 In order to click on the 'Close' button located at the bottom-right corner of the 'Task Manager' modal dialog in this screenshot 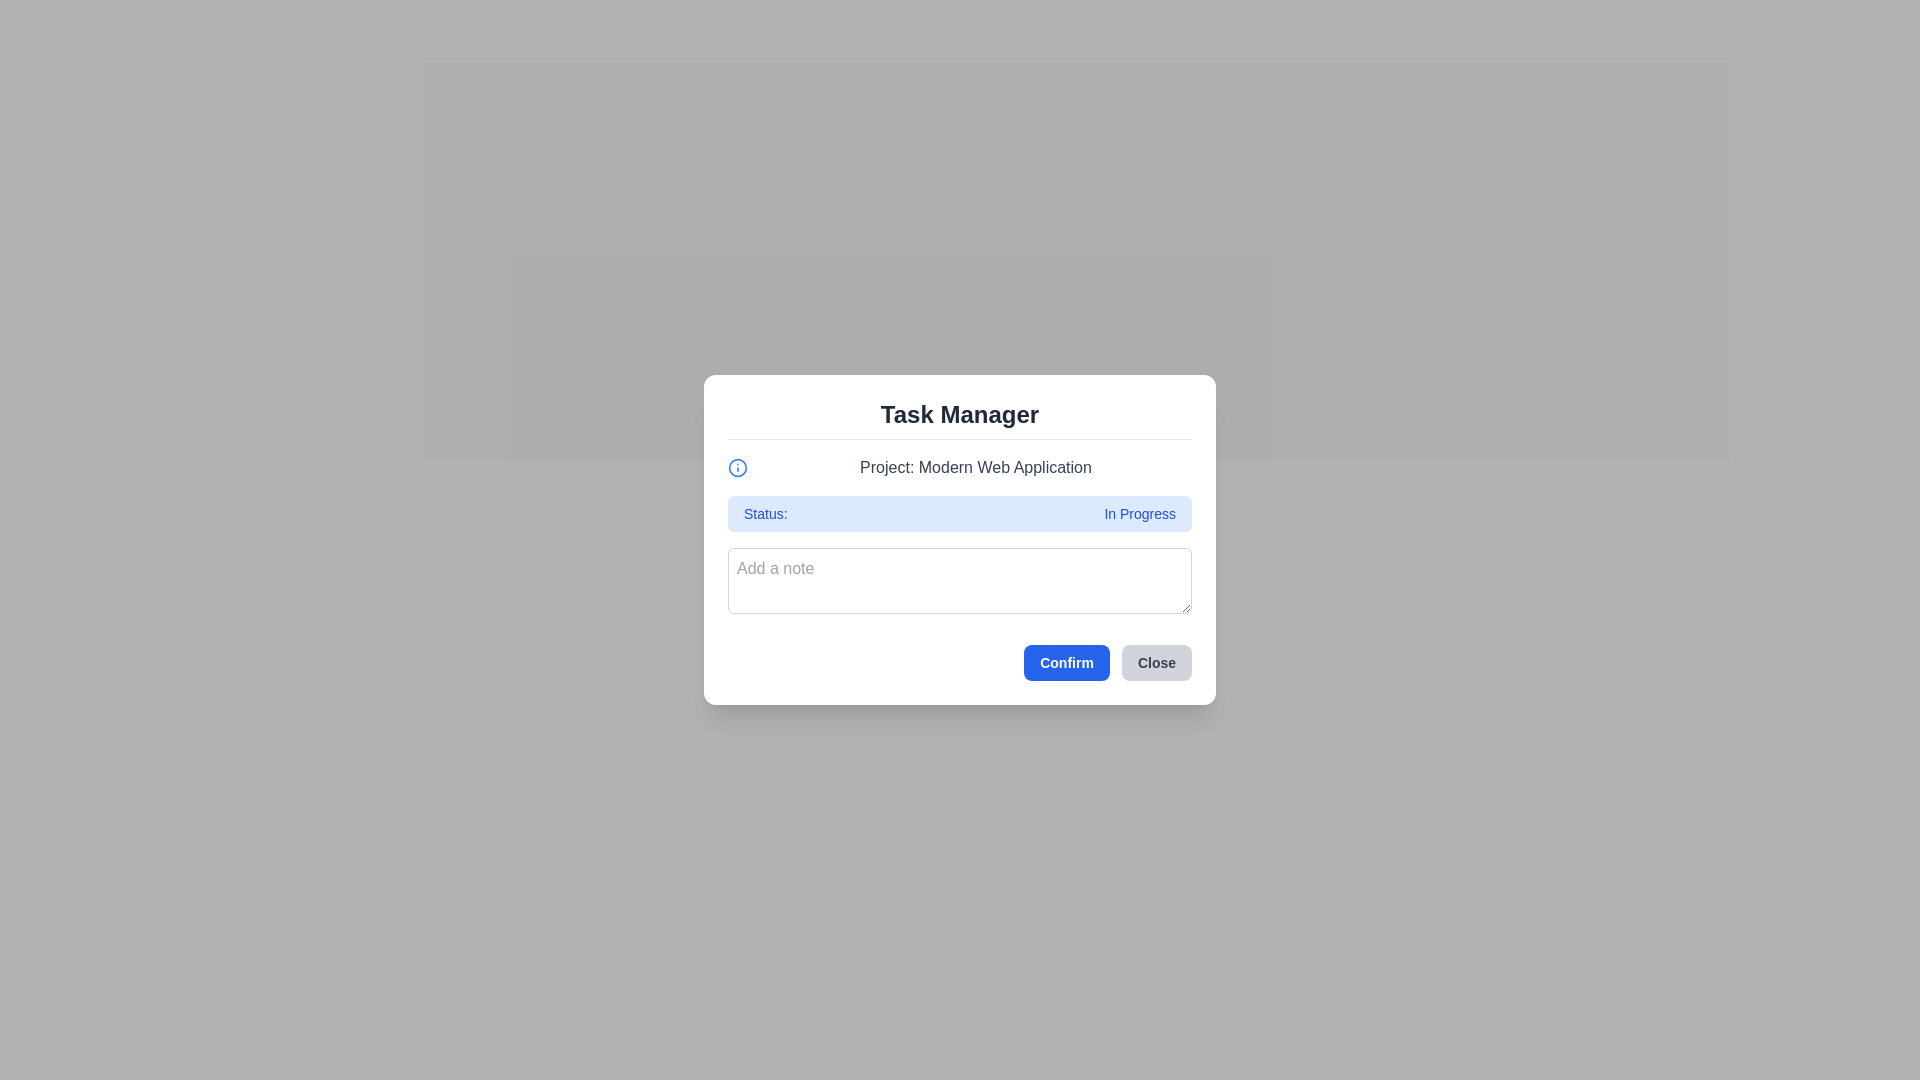, I will do `click(1156, 663)`.